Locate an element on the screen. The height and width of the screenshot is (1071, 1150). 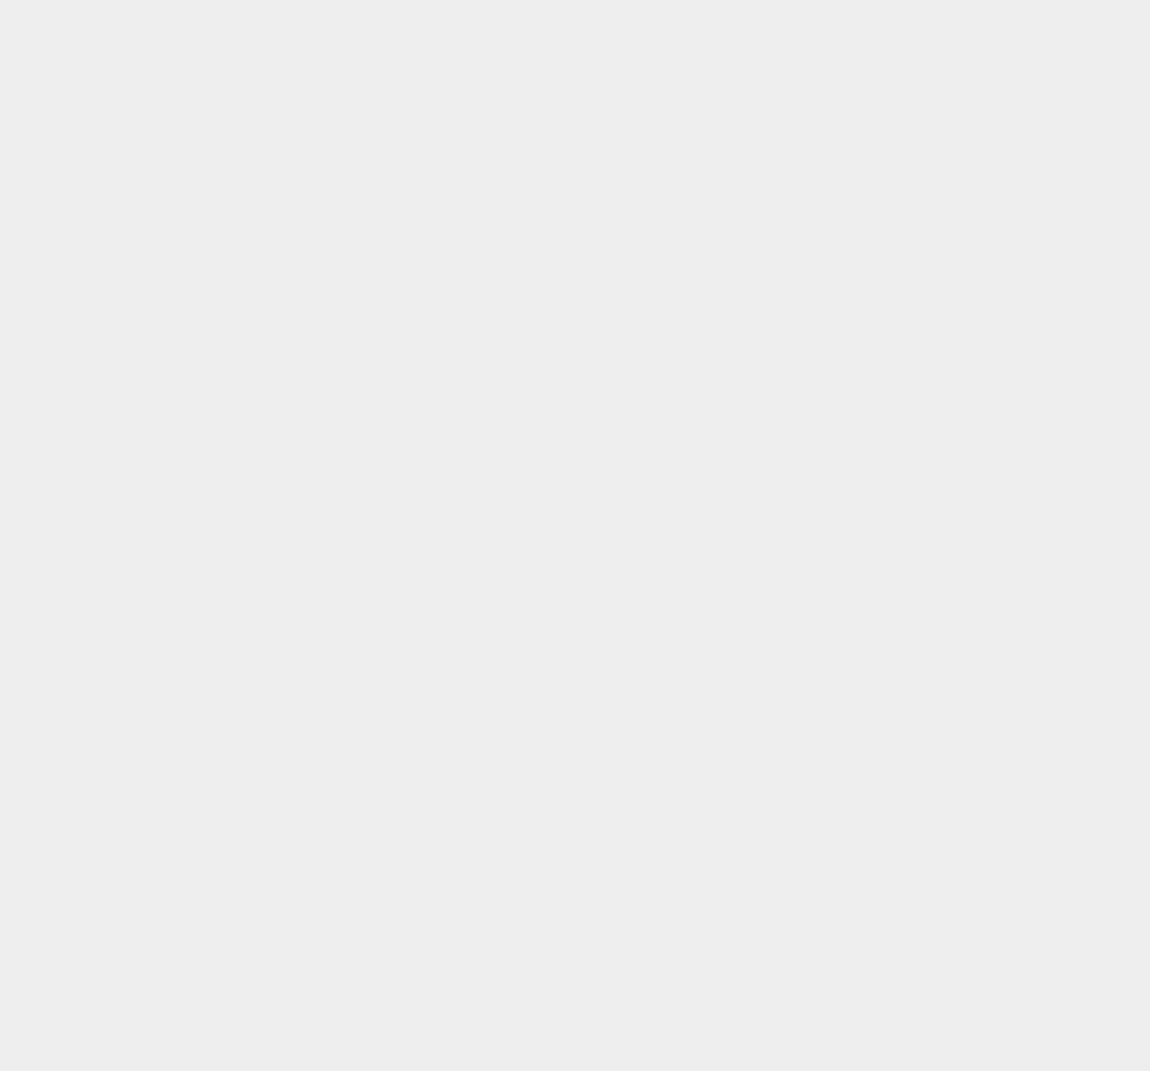
'SMO' is located at coordinates (827, 756).